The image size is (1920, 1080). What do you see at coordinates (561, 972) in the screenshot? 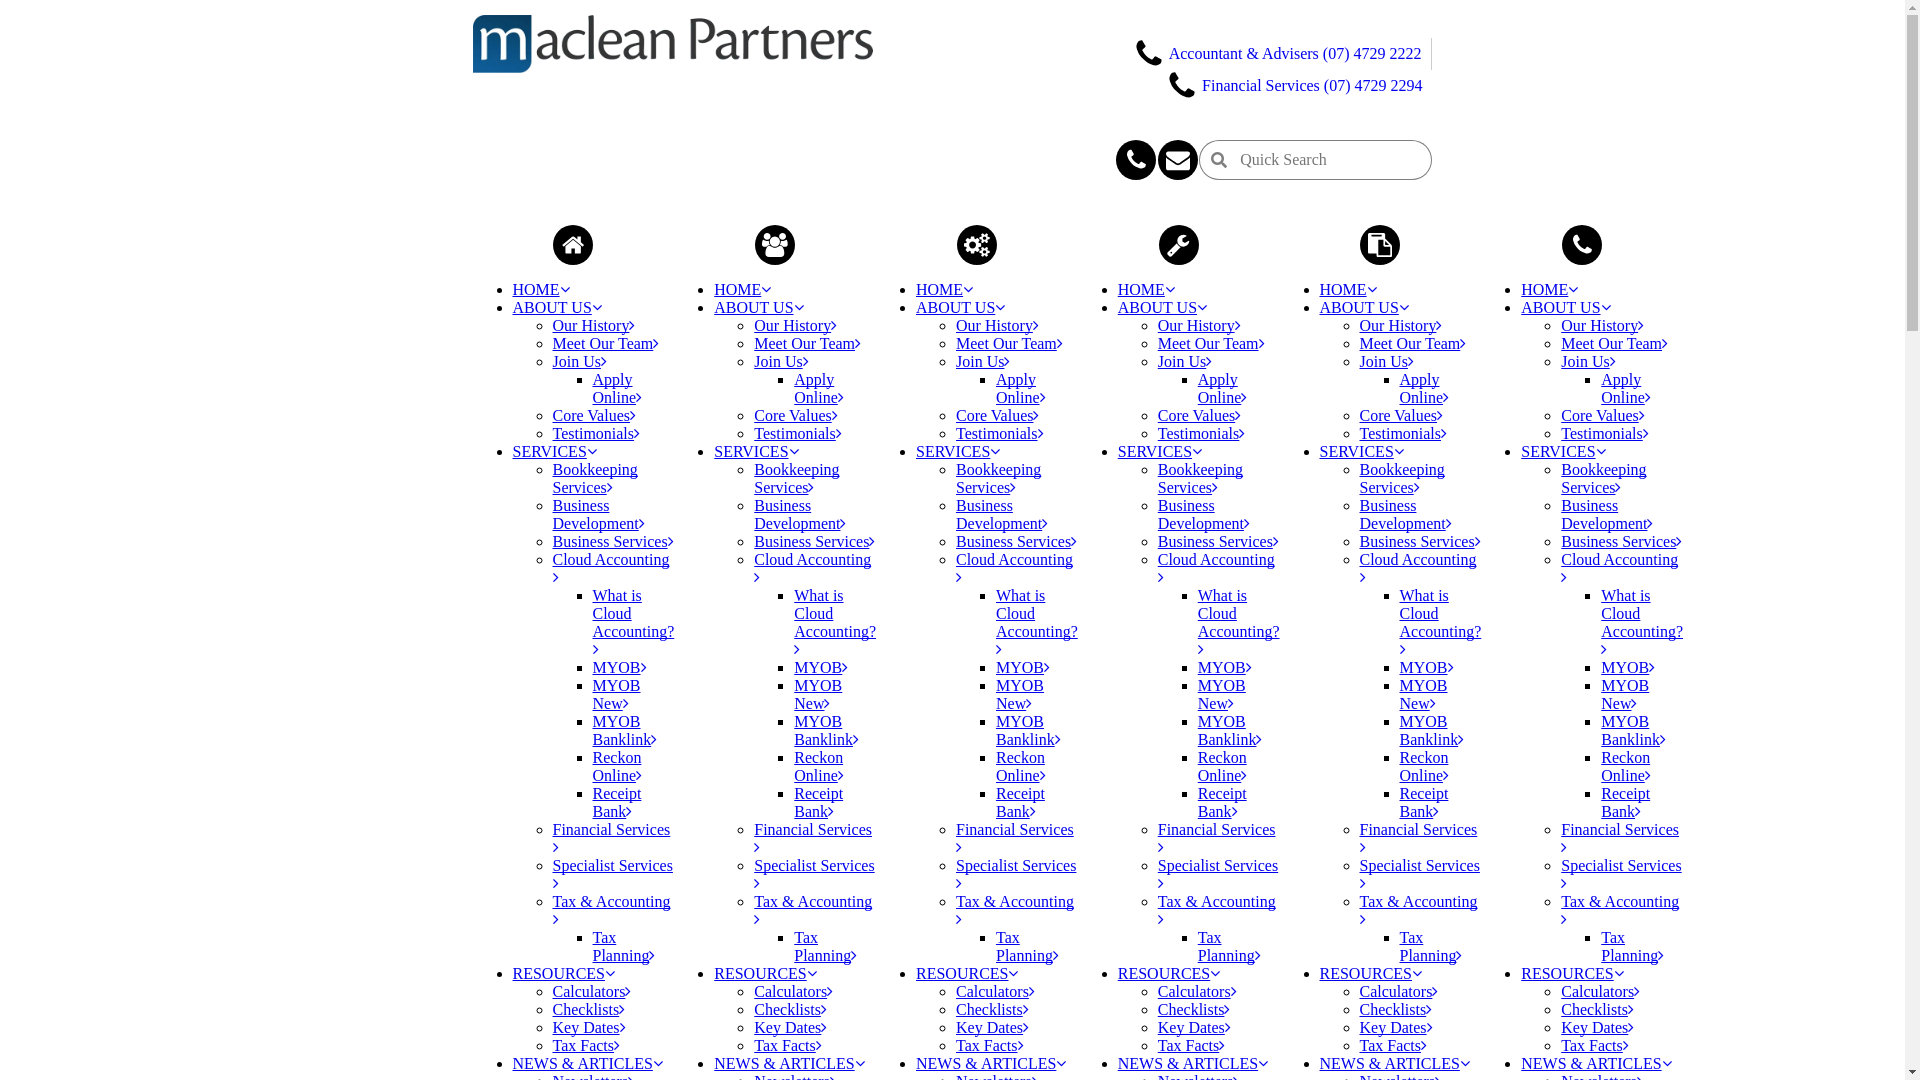
I see `'RESOURCES'` at bounding box center [561, 972].